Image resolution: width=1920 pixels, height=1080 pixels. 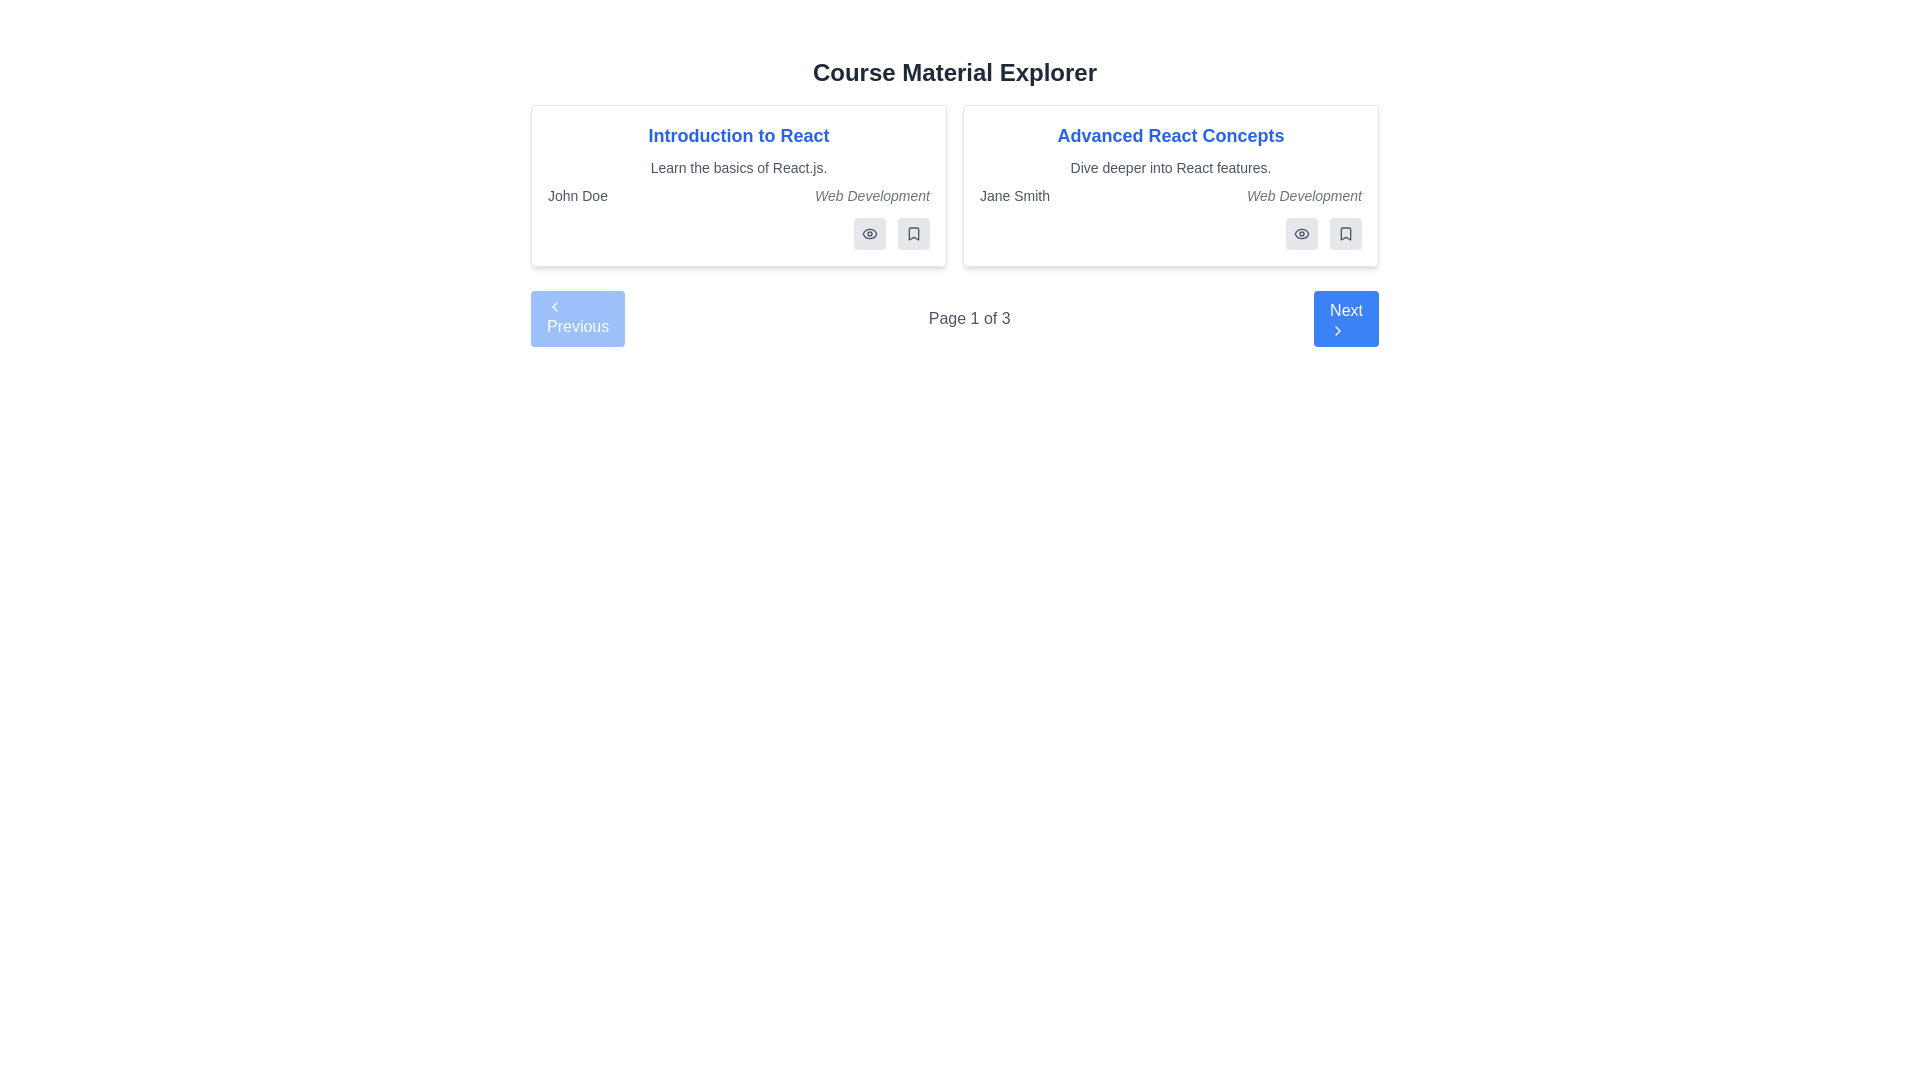 I want to click on the Text label that displays additional information about the presenter or topic, located below and to the right of the text 'John Doe' in the left card, so click(x=872, y=196).